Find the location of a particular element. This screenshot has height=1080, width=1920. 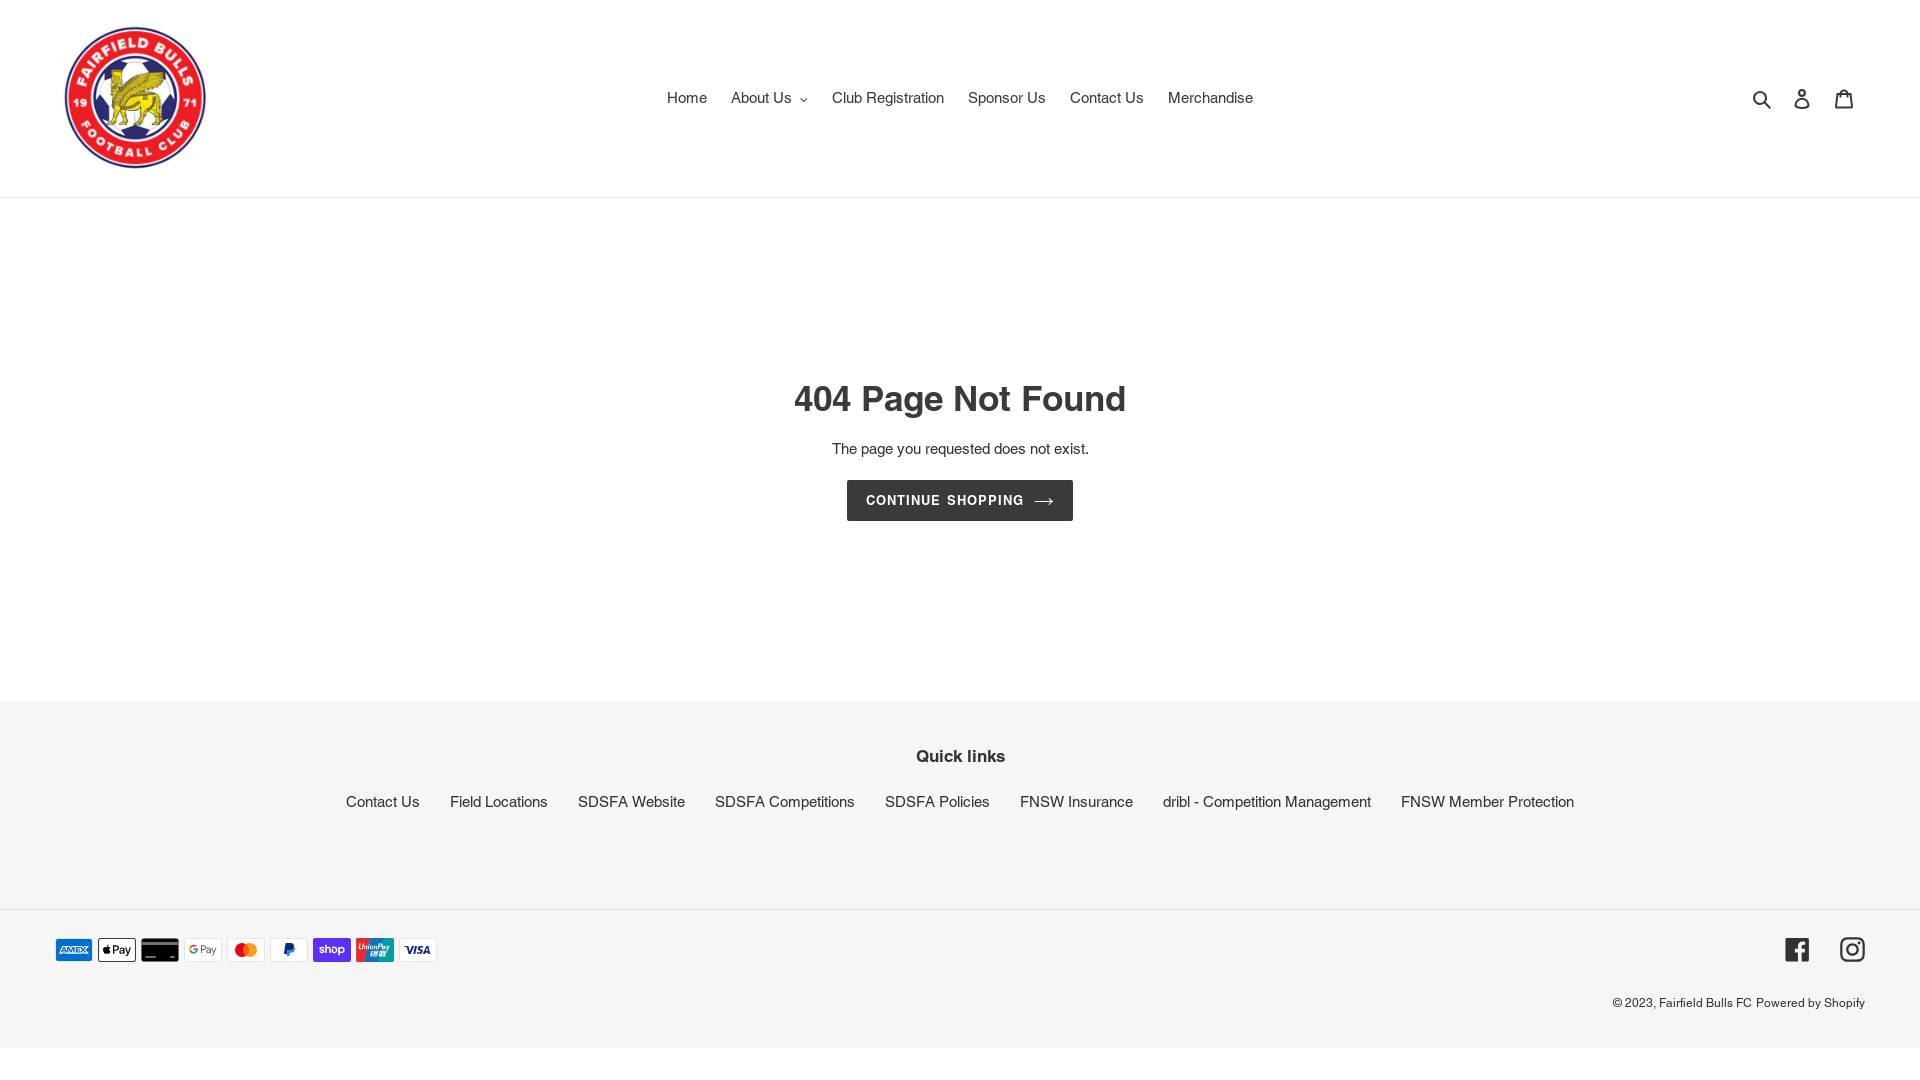

'Home' is located at coordinates (686, 98).